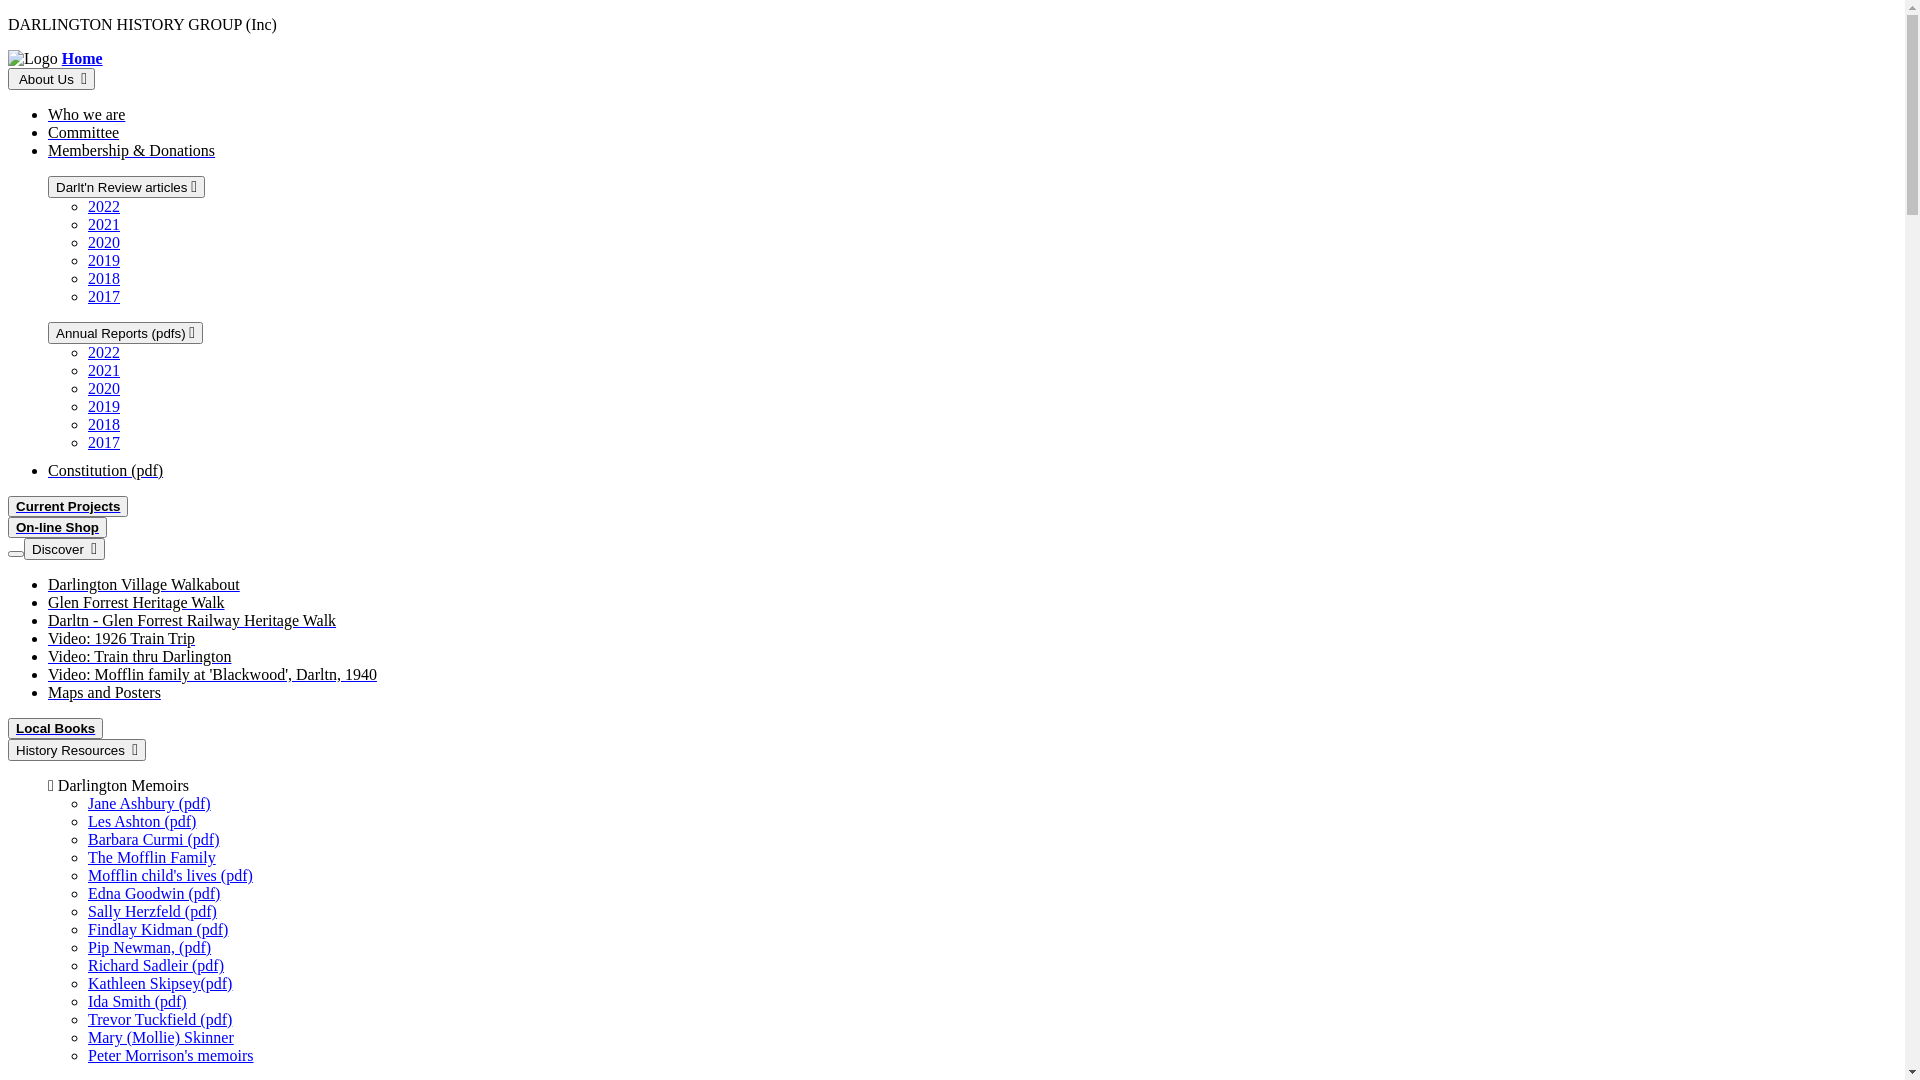  What do you see at coordinates (48, 331) in the screenshot?
I see `'Annual Reports (pdfs) '` at bounding box center [48, 331].